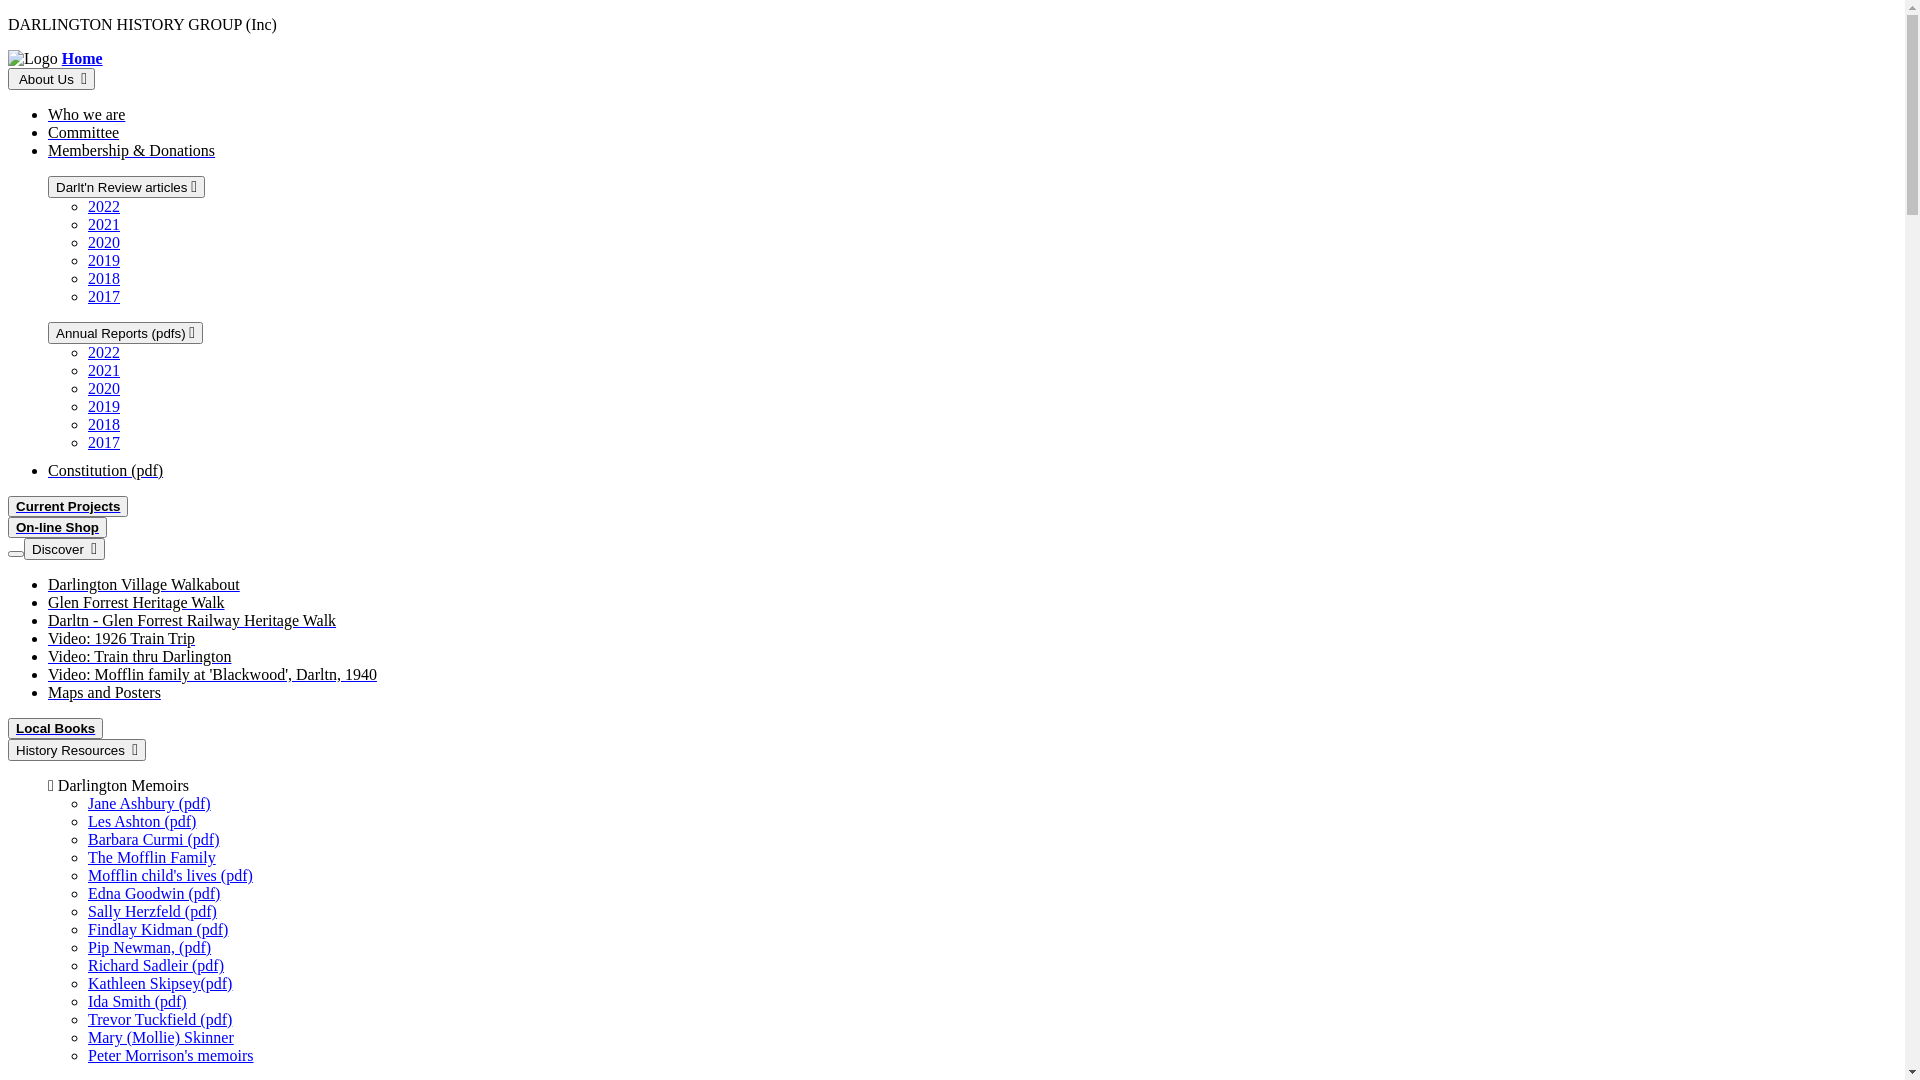  What do you see at coordinates (48, 331) in the screenshot?
I see `'Annual Reports (pdfs) '` at bounding box center [48, 331].